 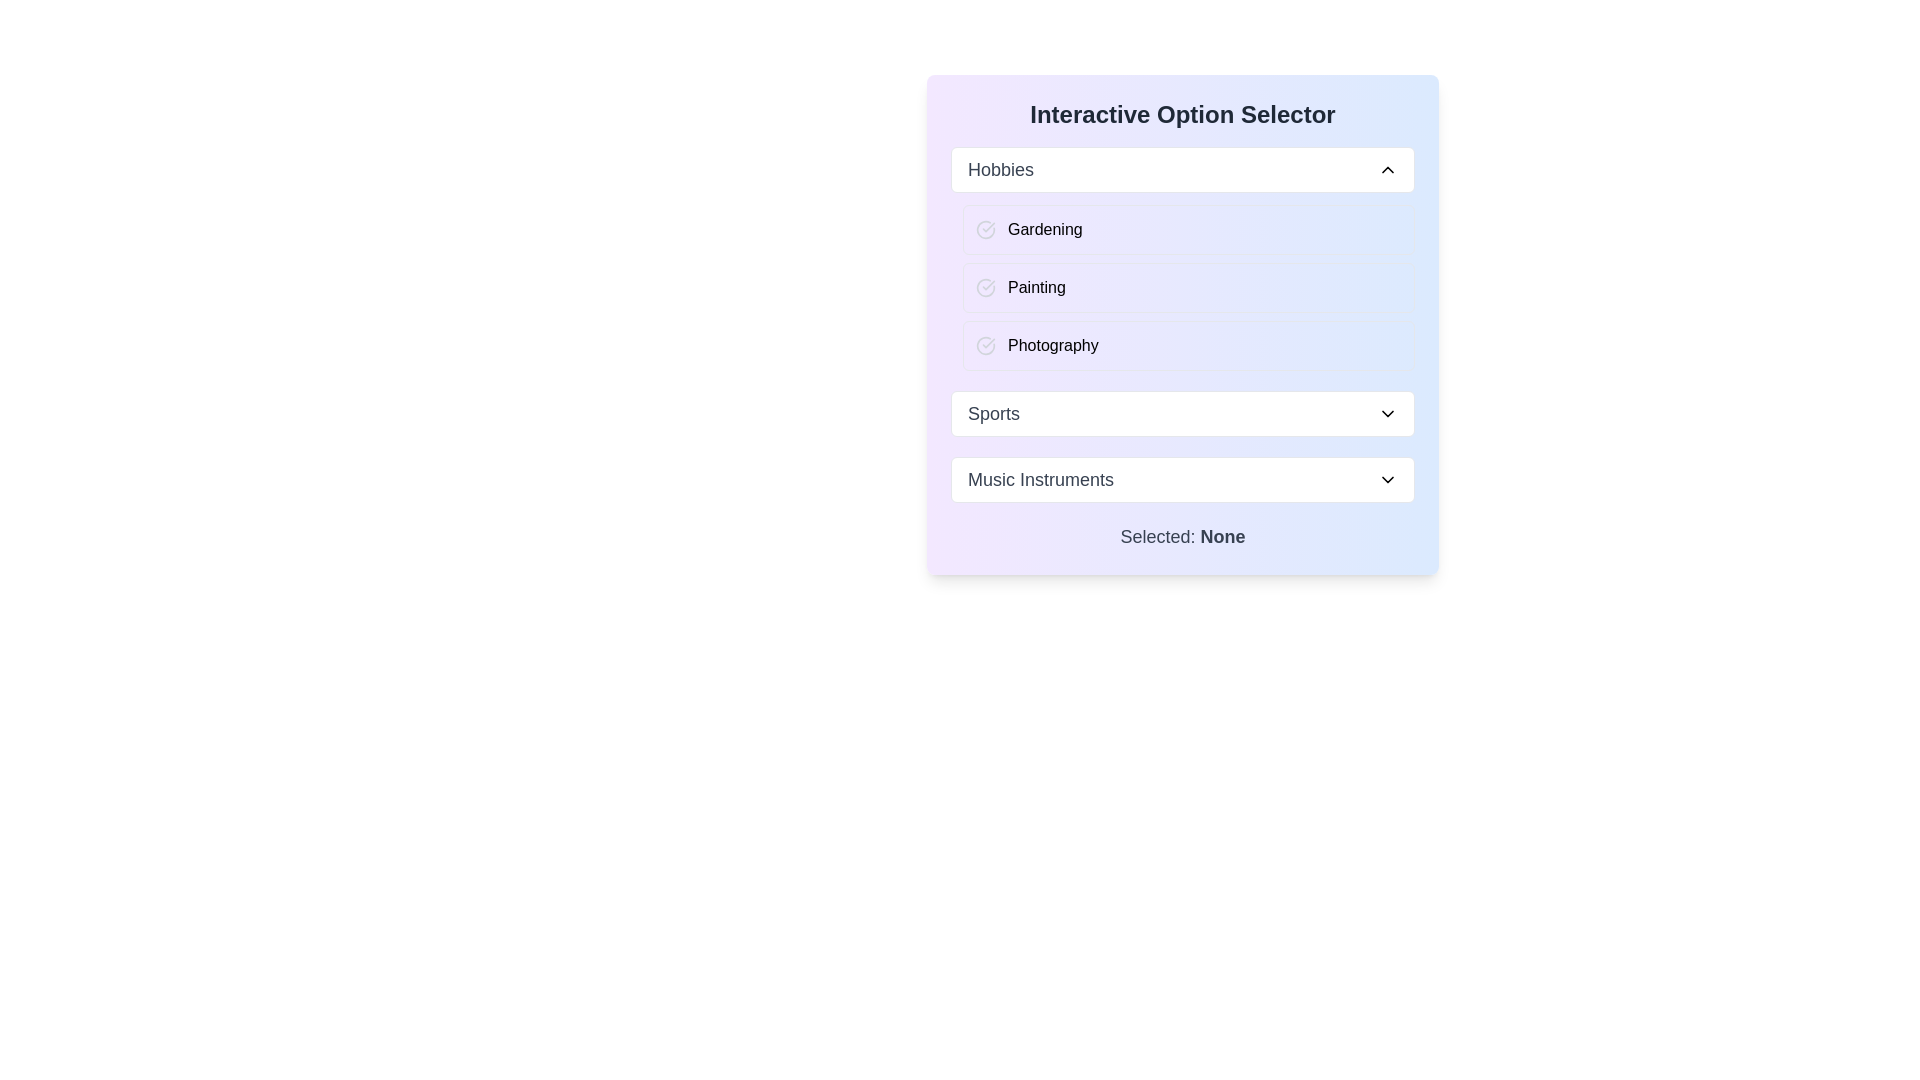 I want to click on the fourth selectable option in the 'Interactive Option Selector' dropdown menu, which is related to 'Sports', so click(x=1182, y=412).